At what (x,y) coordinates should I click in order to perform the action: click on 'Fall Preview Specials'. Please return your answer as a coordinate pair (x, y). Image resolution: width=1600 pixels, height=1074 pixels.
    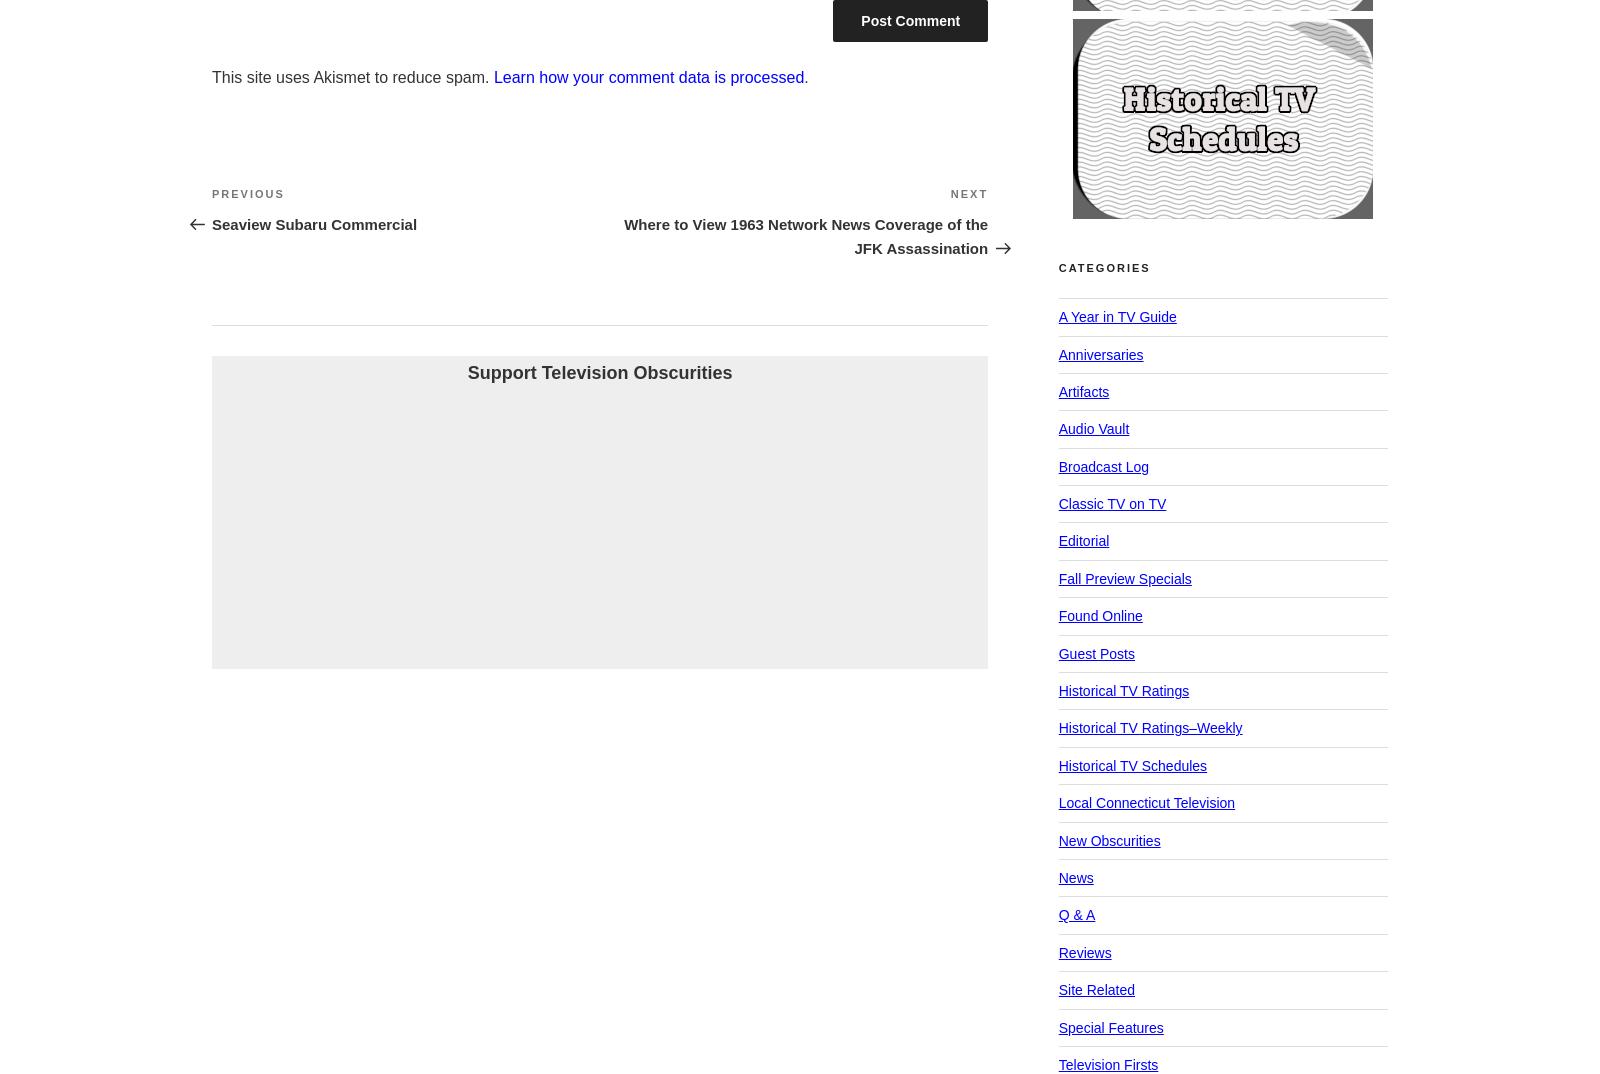
    Looking at the image, I should click on (1124, 577).